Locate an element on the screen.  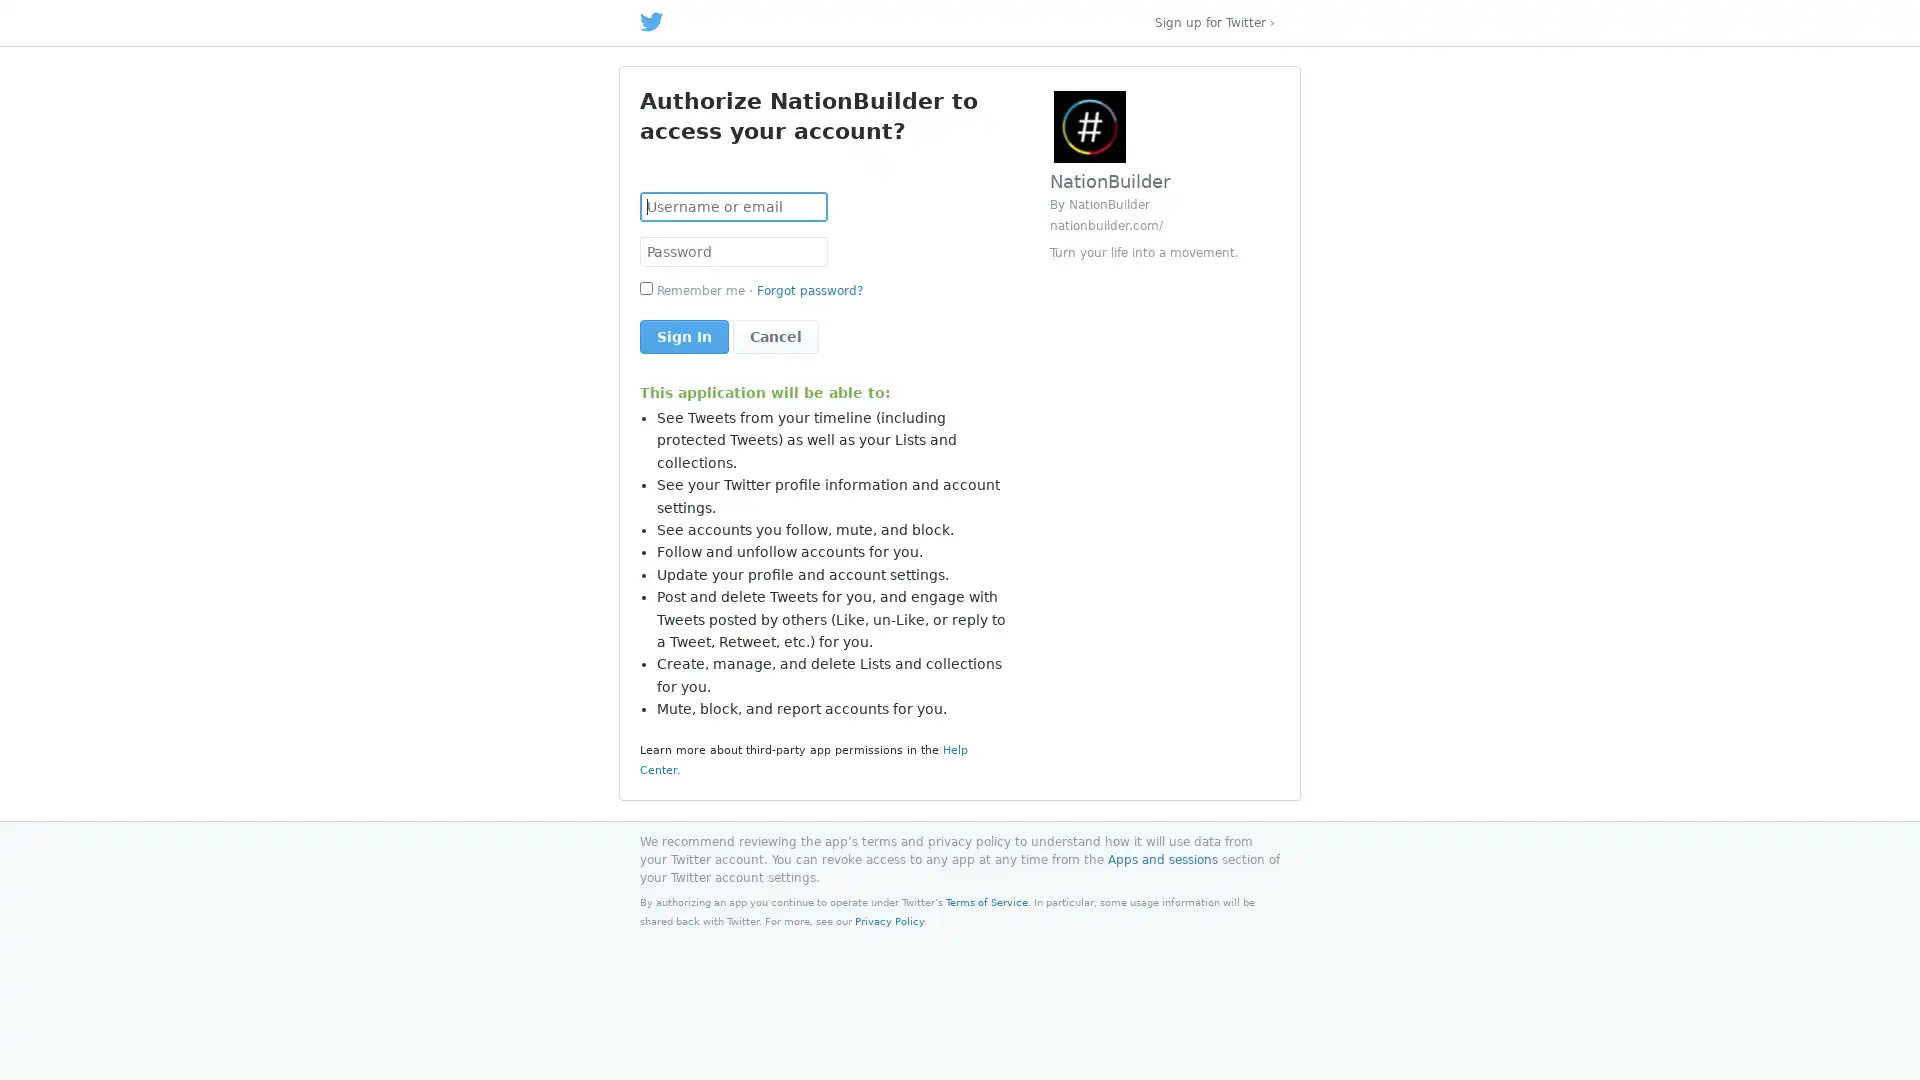
Cancel is located at coordinates (775, 335).